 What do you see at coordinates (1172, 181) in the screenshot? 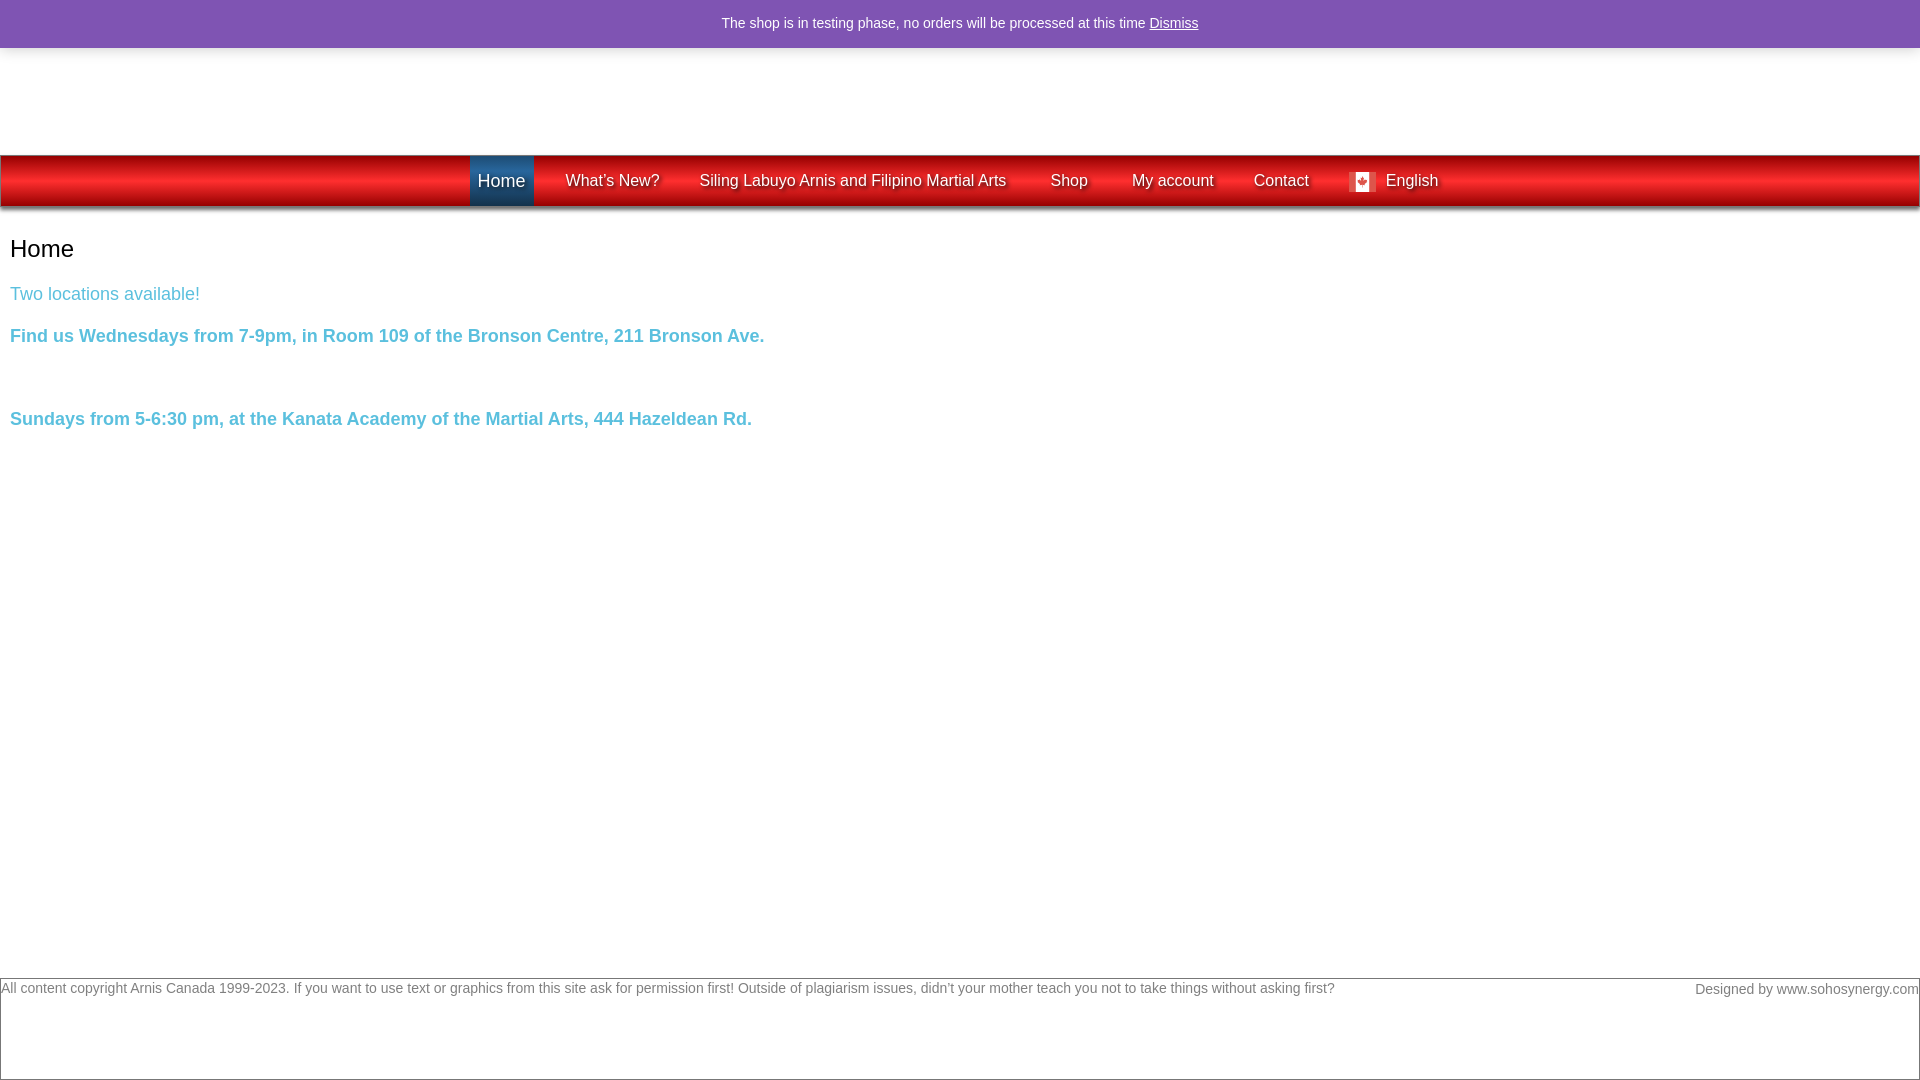
I see `'My account'` at bounding box center [1172, 181].